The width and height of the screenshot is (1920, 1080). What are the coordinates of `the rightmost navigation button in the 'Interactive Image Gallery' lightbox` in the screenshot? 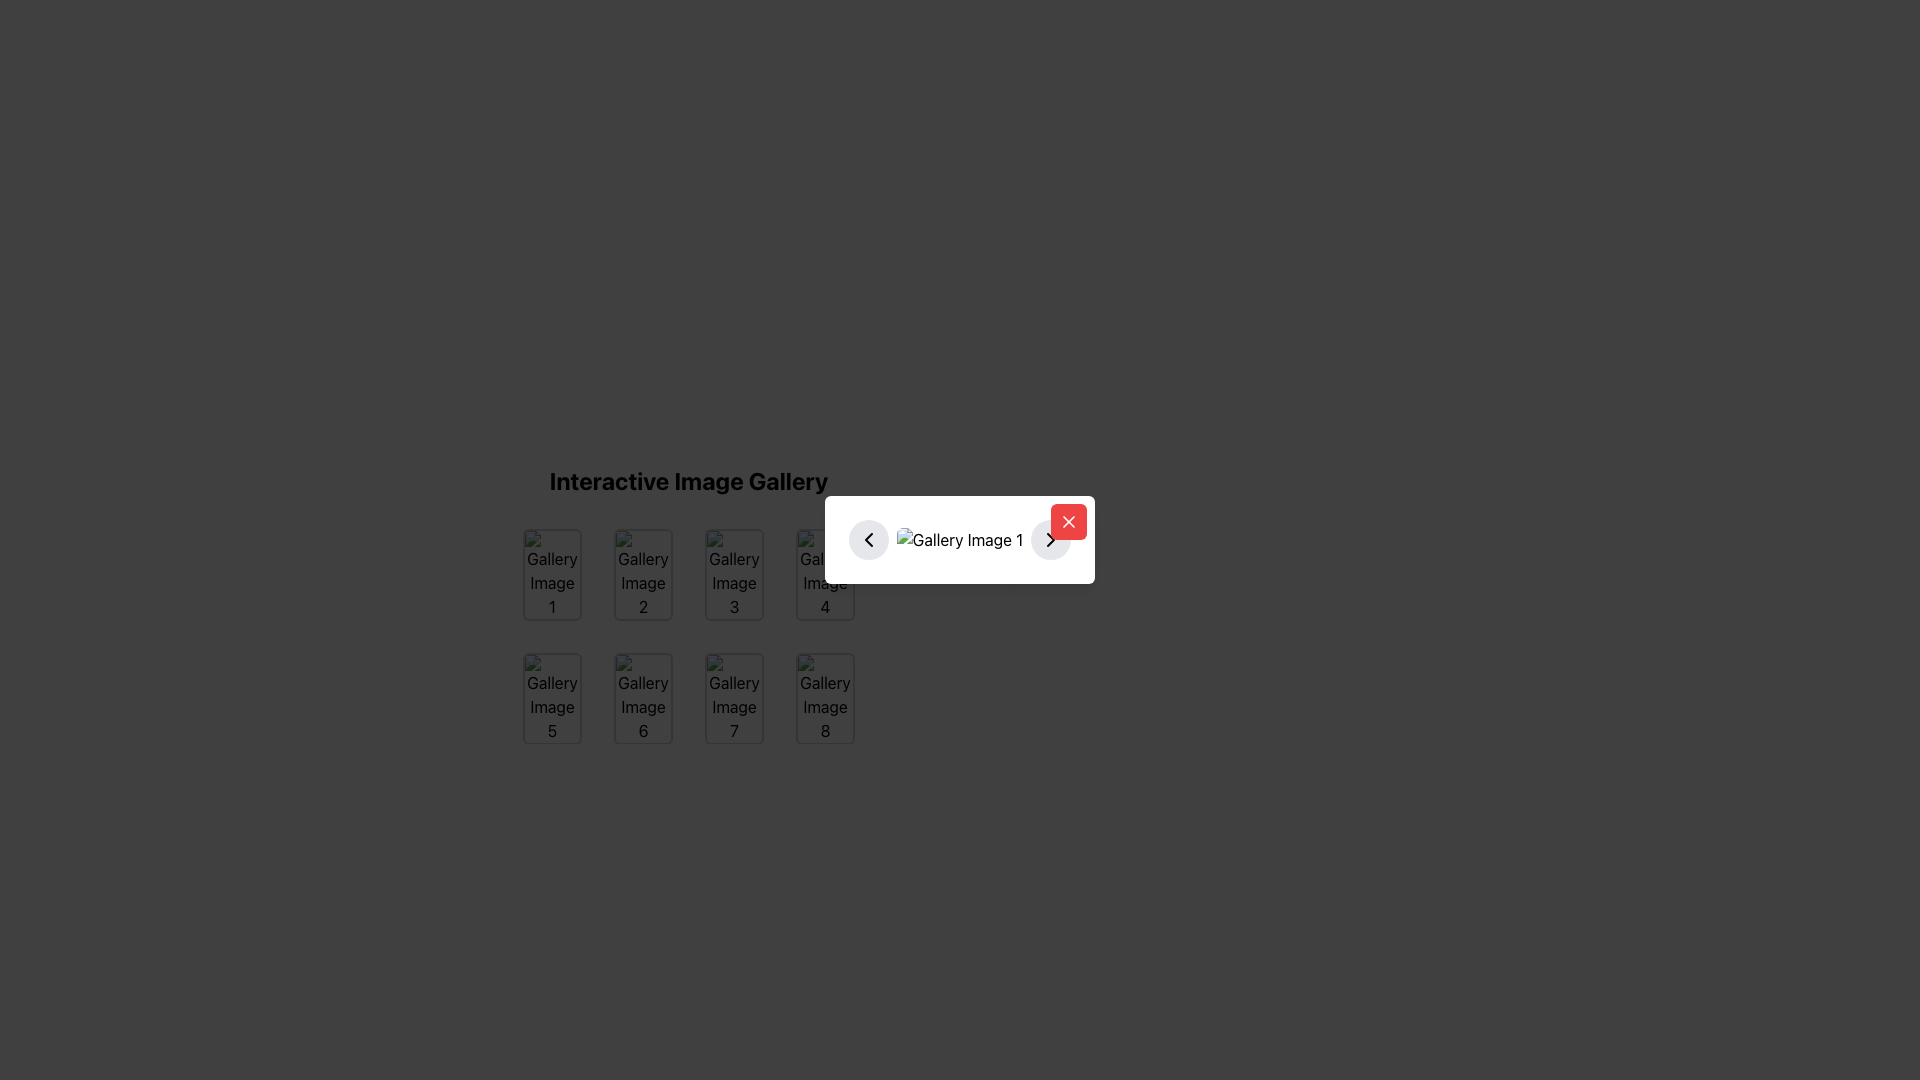 It's located at (1050, 540).